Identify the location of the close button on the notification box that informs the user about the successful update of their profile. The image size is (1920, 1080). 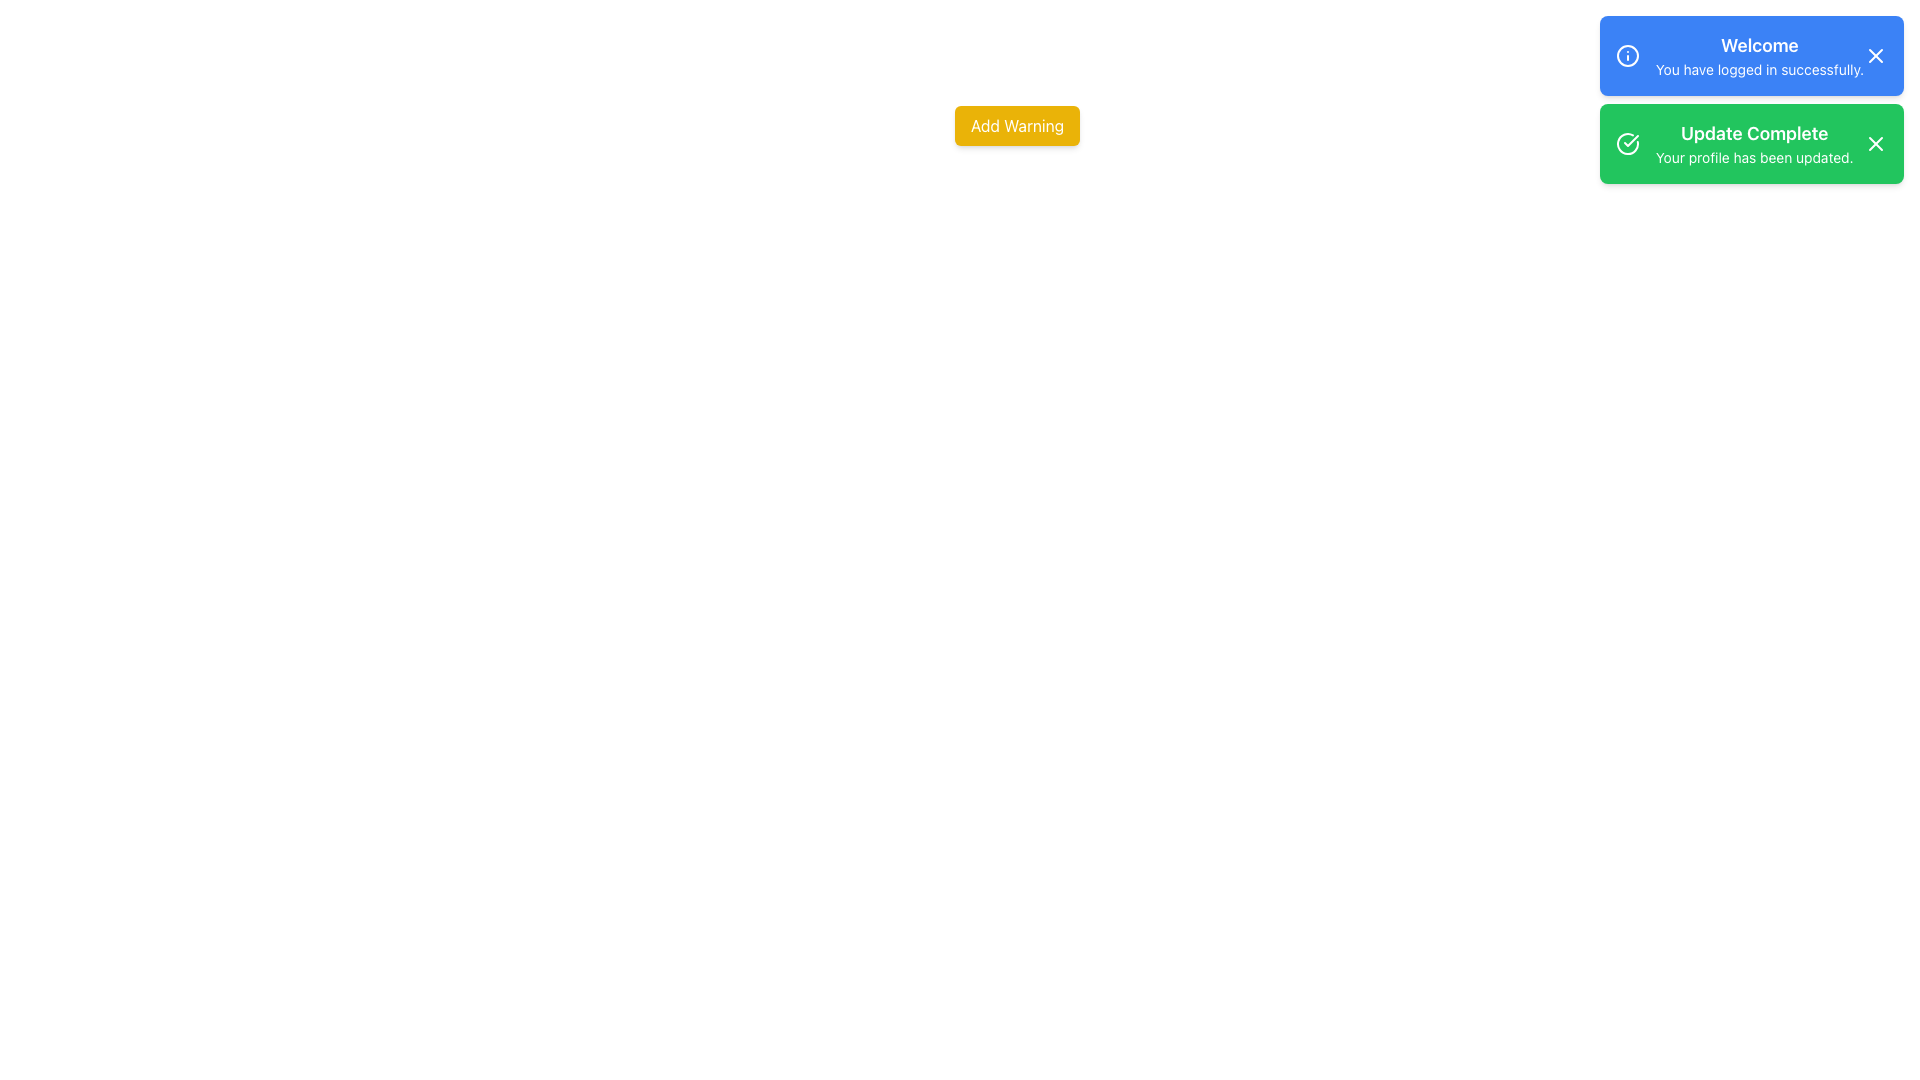
(1750, 142).